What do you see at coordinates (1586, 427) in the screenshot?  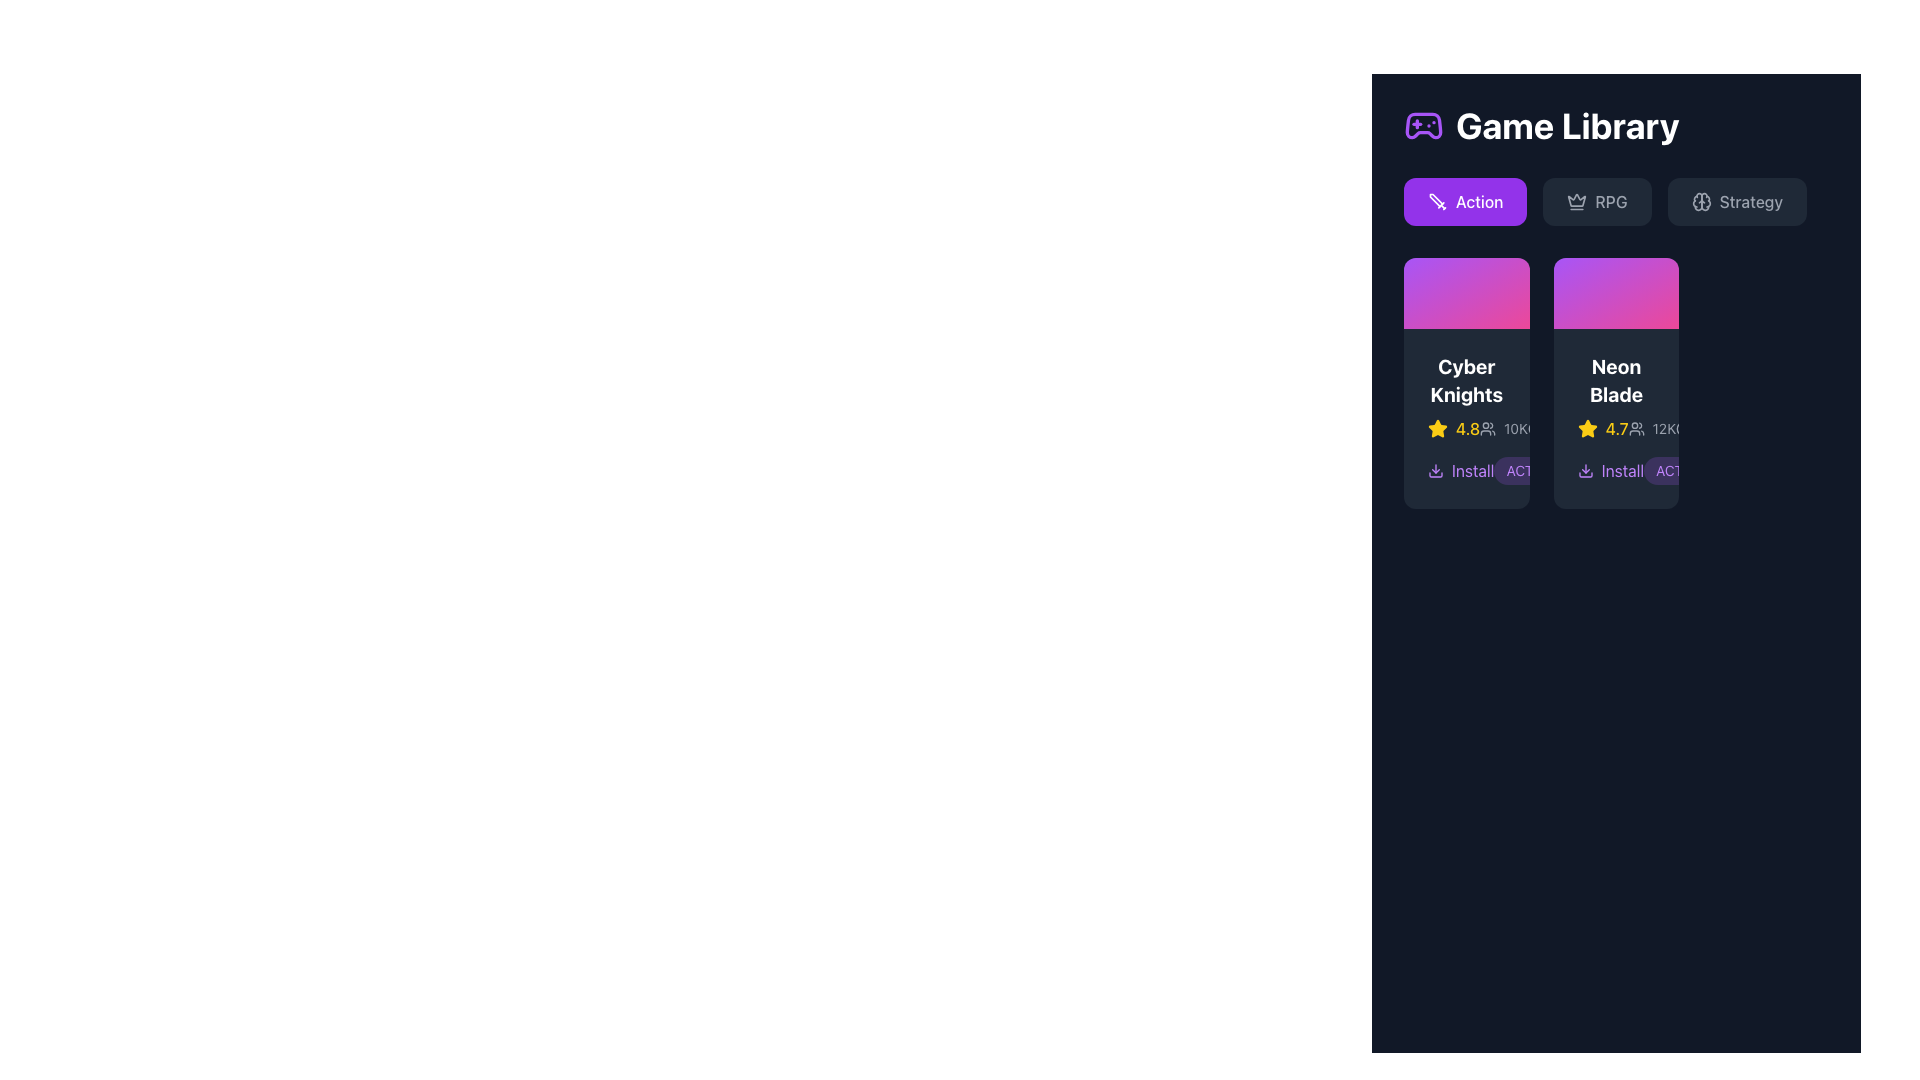 I see `the second star icon in the rating display of the 'Cyber Knights' card` at bounding box center [1586, 427].